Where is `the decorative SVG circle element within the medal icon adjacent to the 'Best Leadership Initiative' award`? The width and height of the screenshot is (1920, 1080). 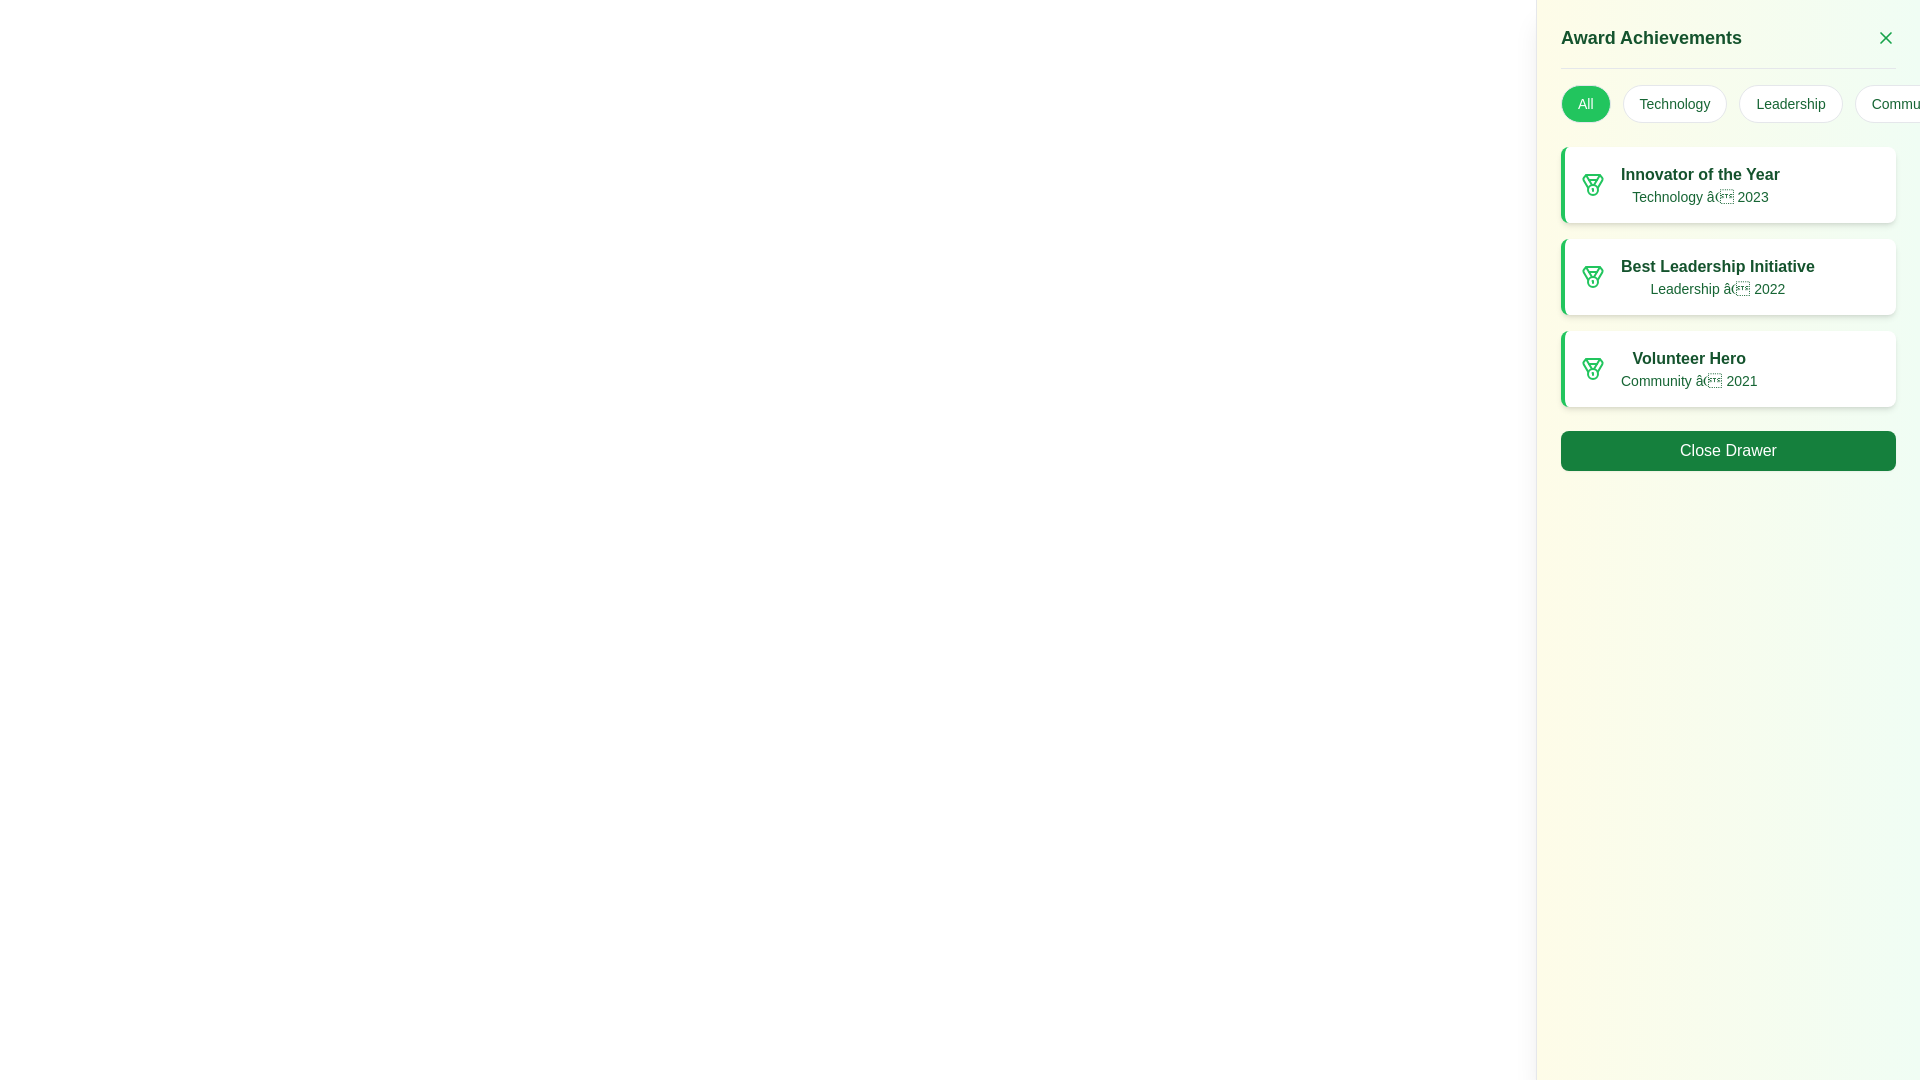
the decorative SVG circle element within the medal icon adjacent to the 'Best Leadership Initiative' award is located at coordinates (1592, 281).